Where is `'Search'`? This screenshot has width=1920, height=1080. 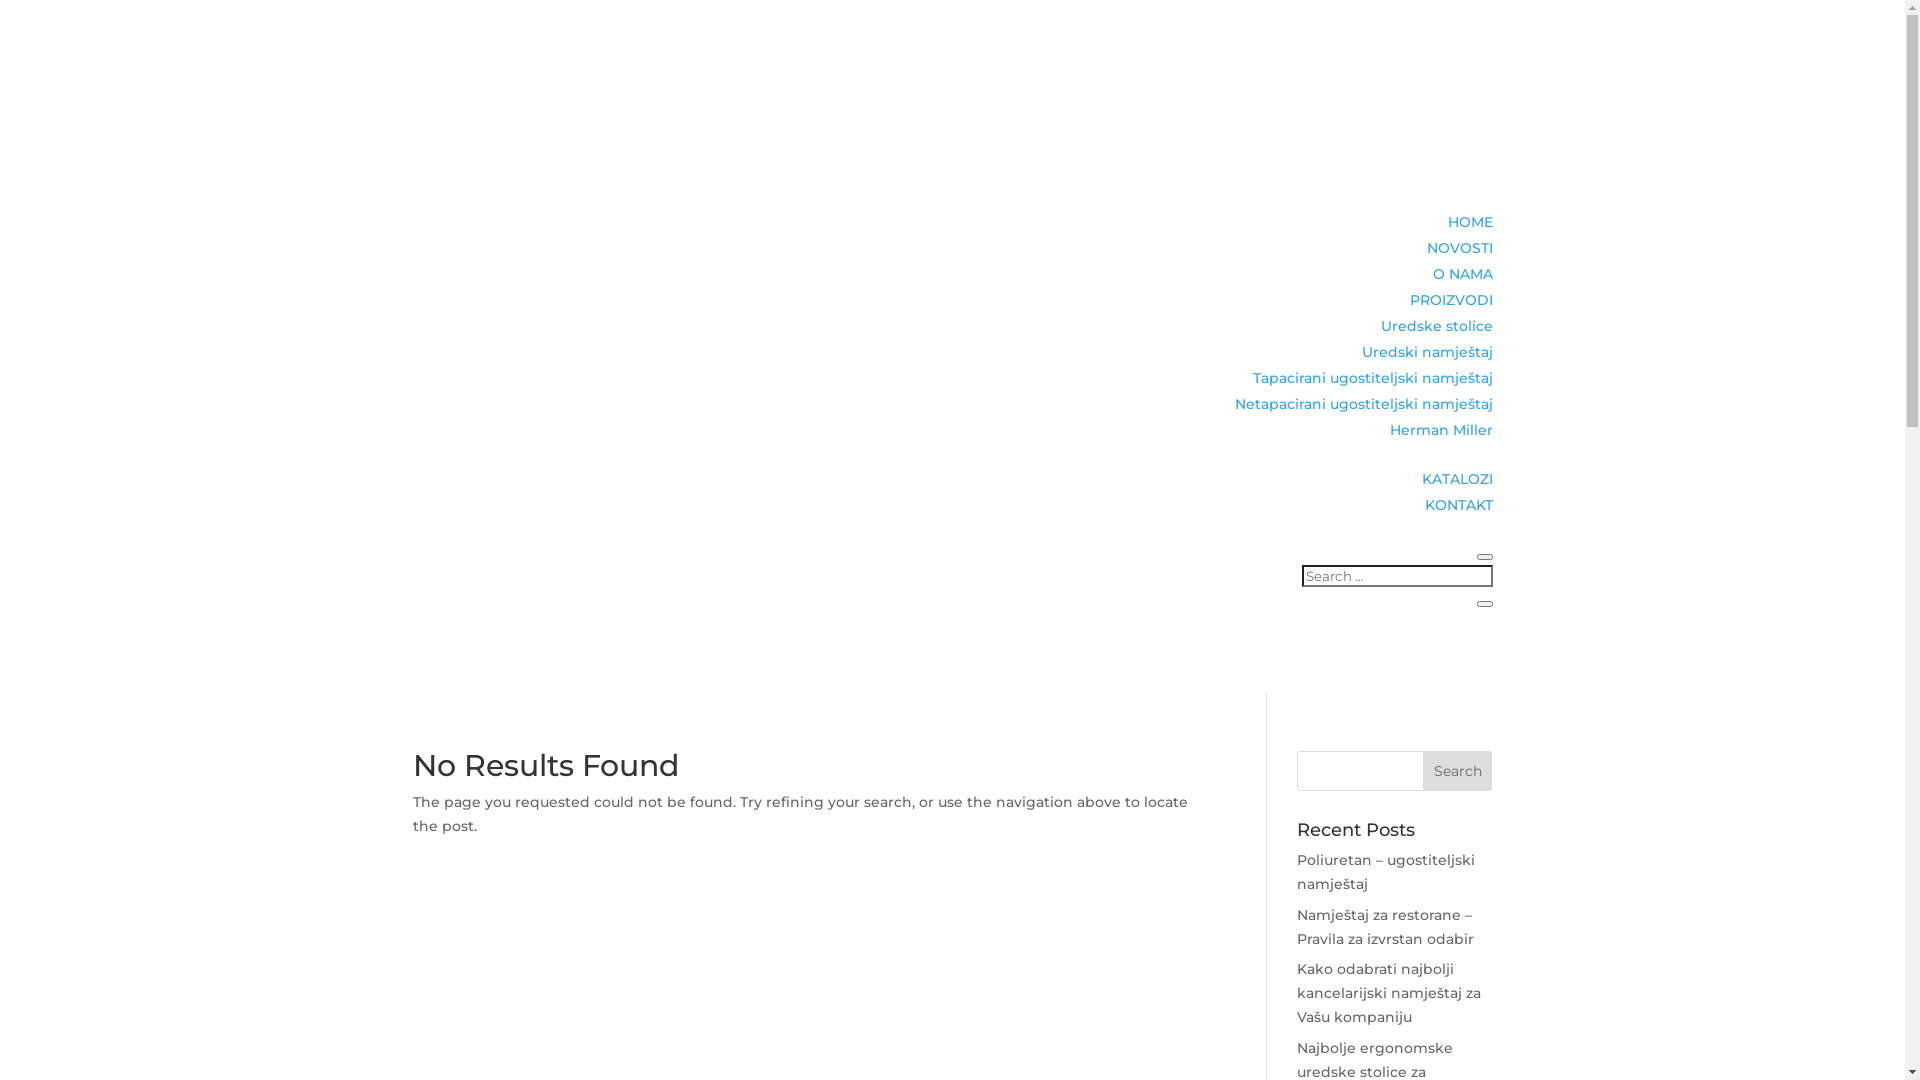
'Search' is located at coordinates (1458, 770).